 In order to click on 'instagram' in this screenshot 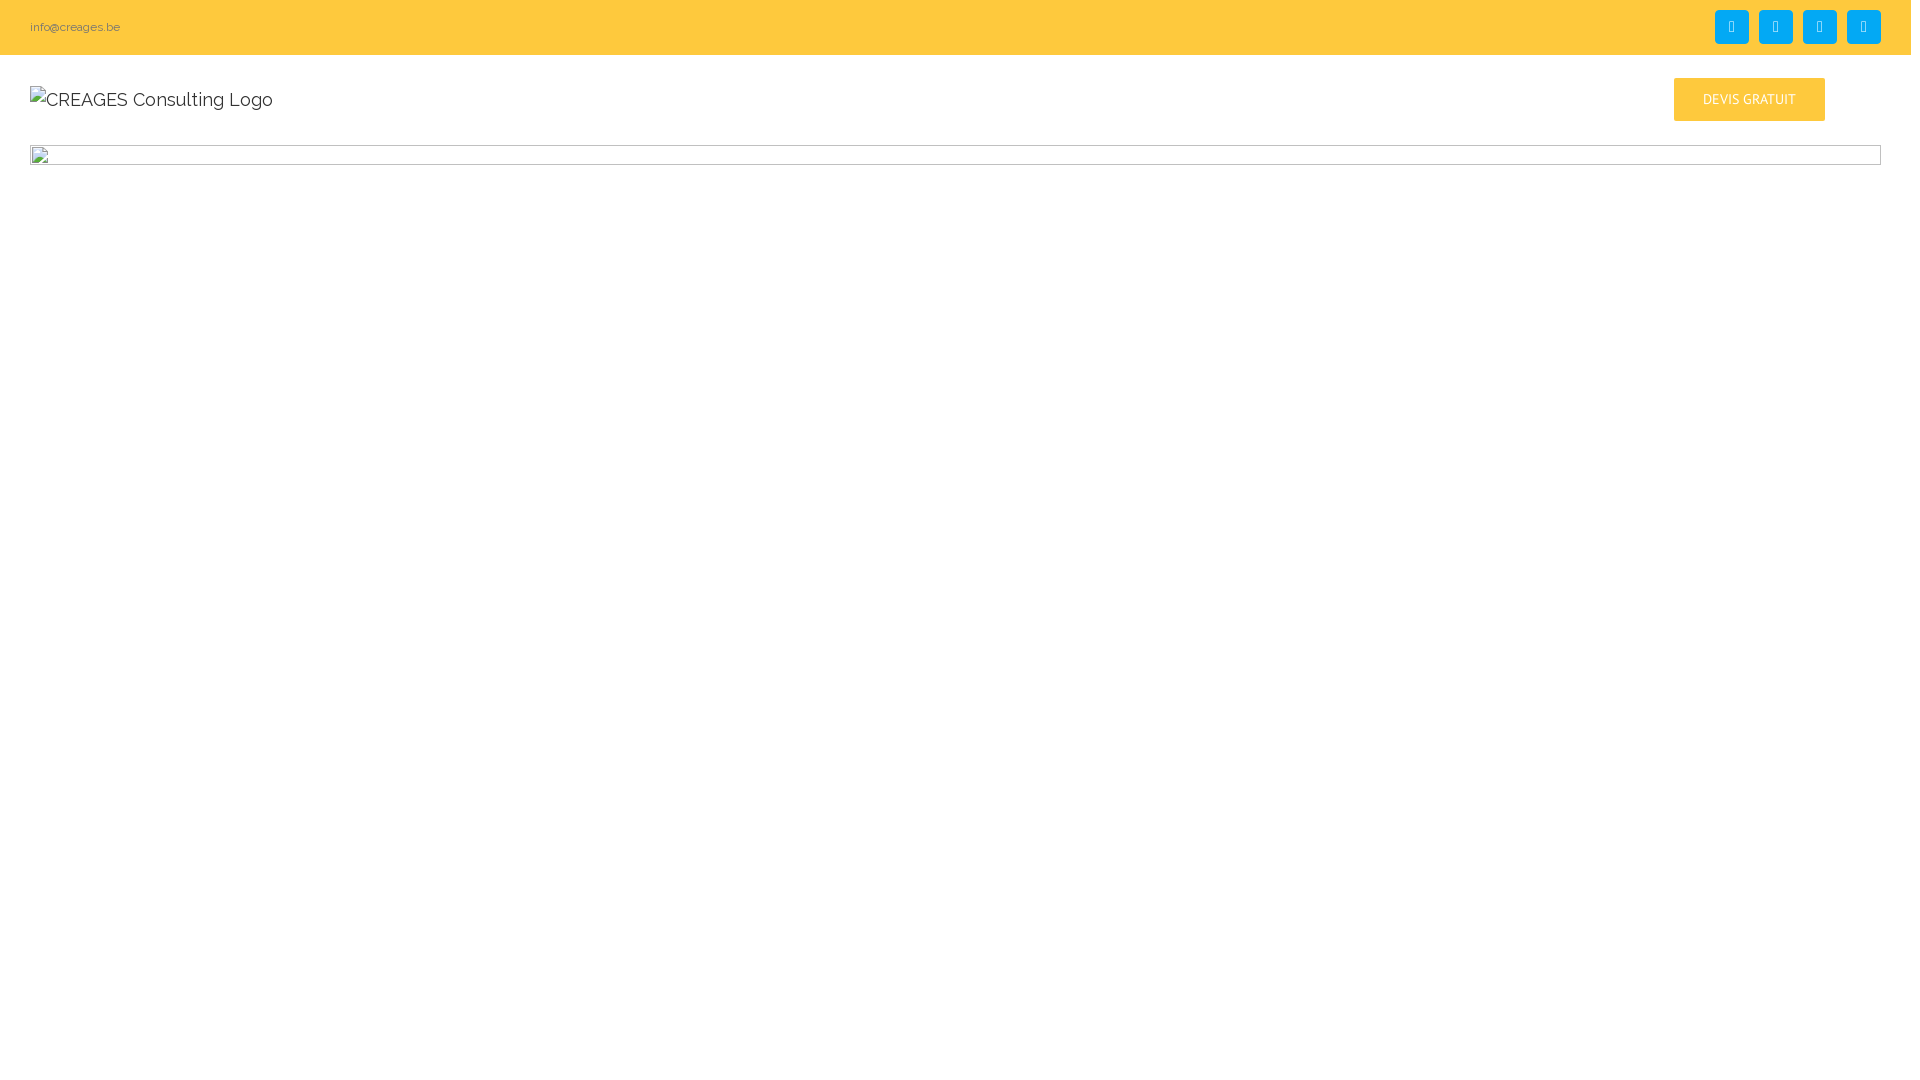, I will do `click(1803, 27)`.